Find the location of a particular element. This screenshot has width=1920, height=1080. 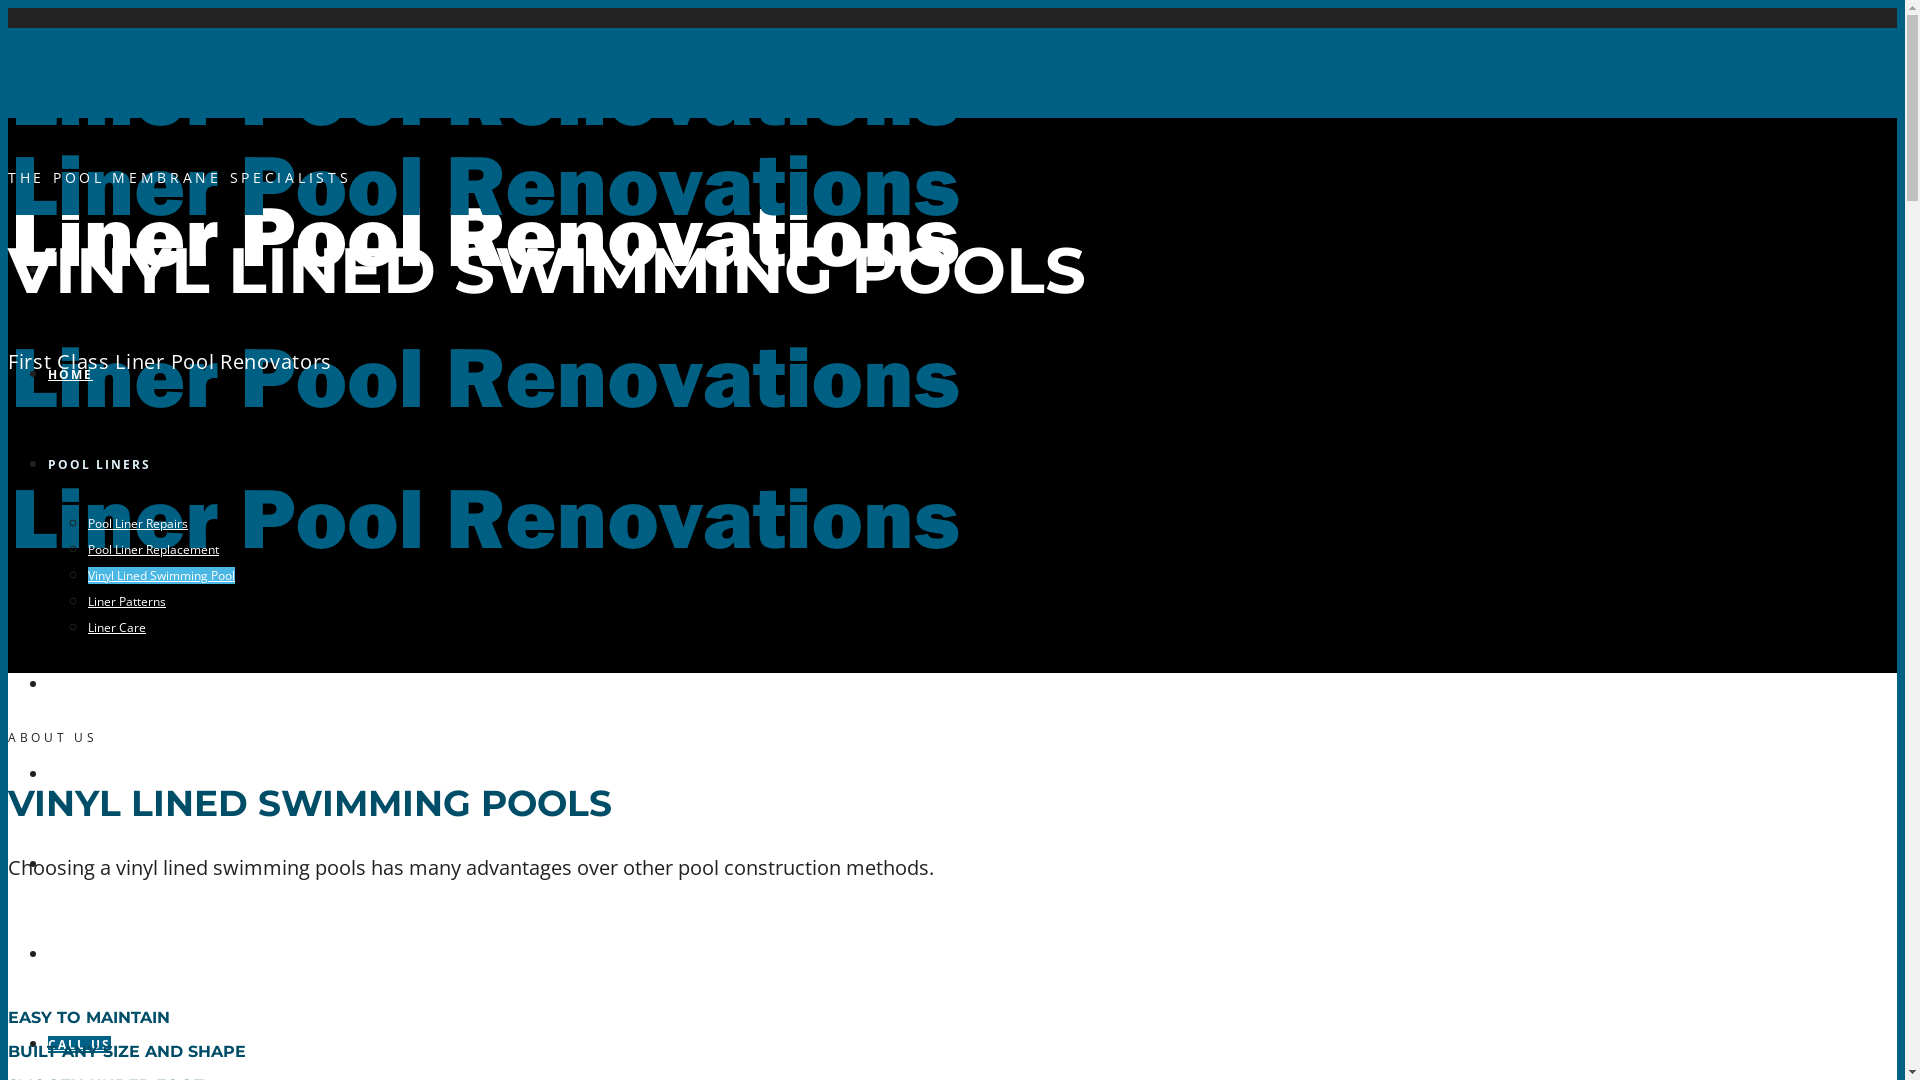

'CALL US' is located at coordinates (79, 1043).